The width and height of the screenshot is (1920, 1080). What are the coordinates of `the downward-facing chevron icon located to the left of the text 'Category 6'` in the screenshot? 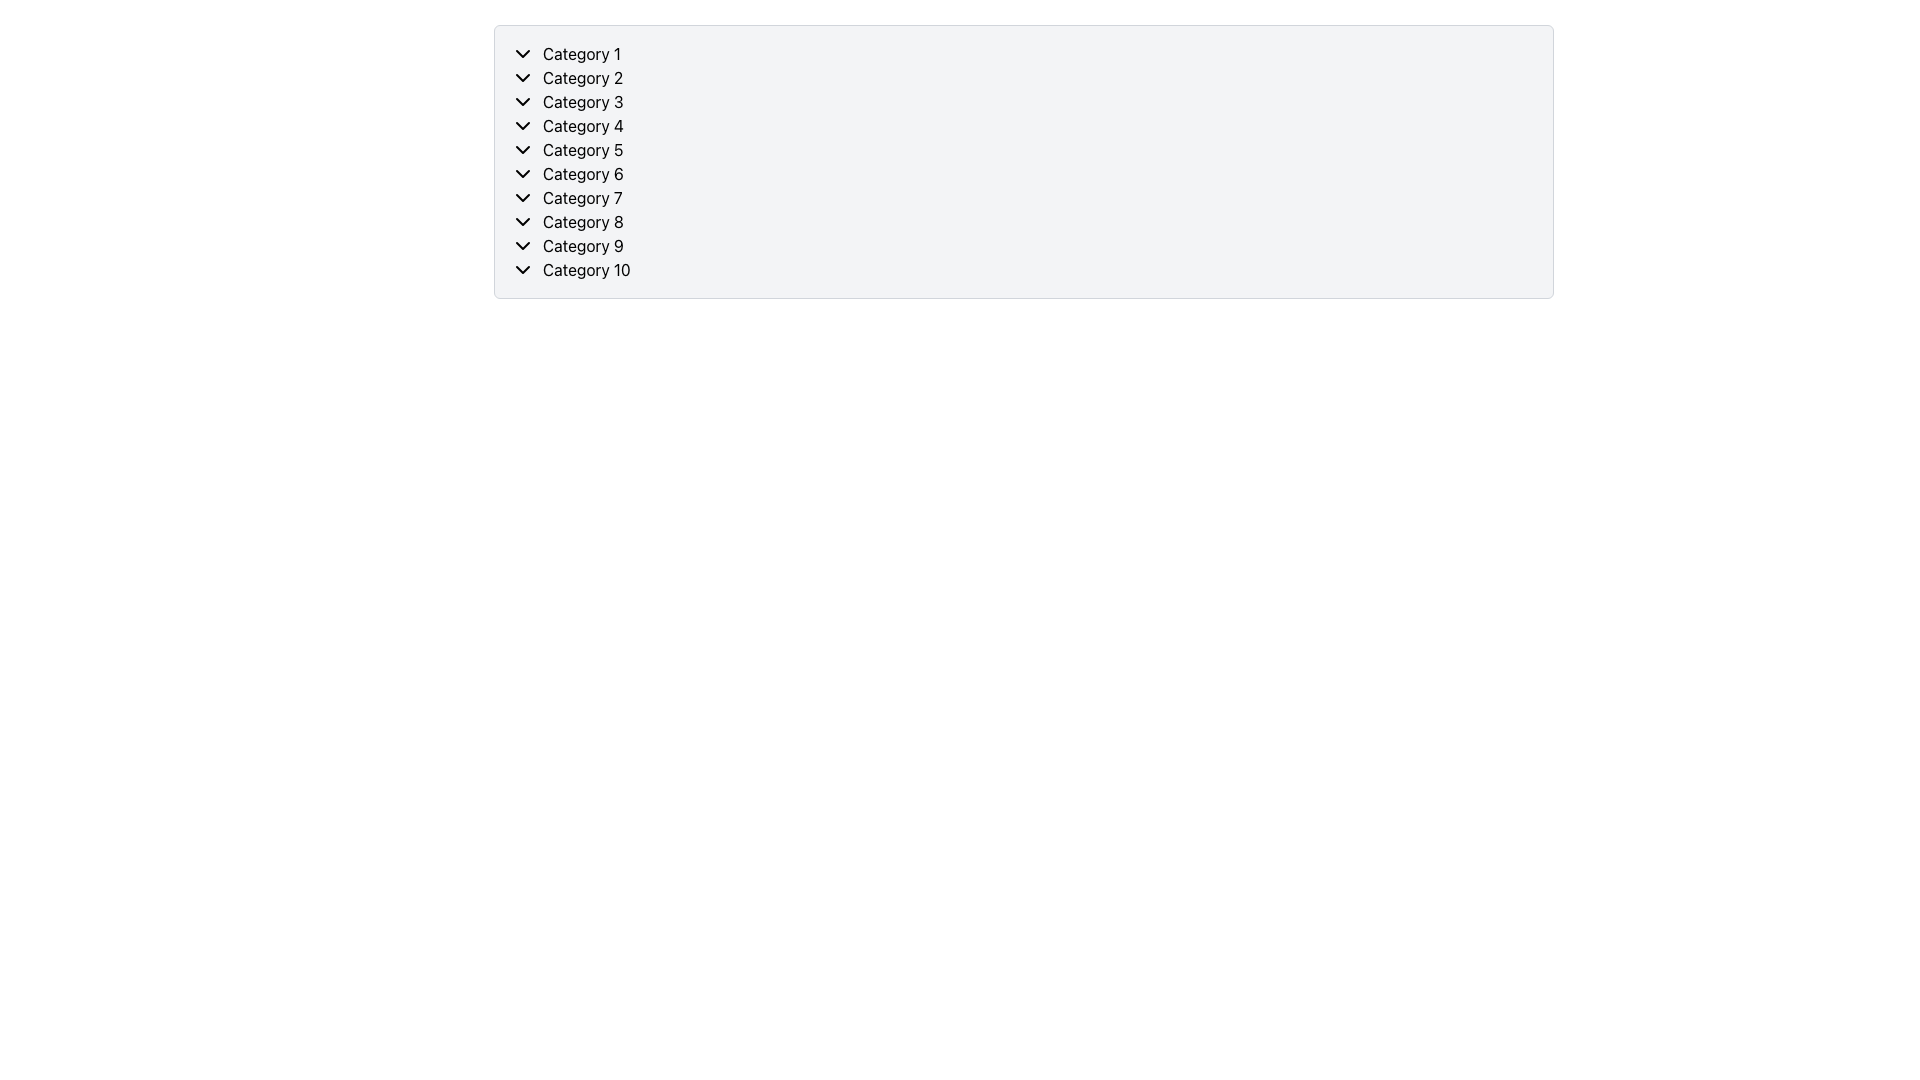 It's located at (523, 172).